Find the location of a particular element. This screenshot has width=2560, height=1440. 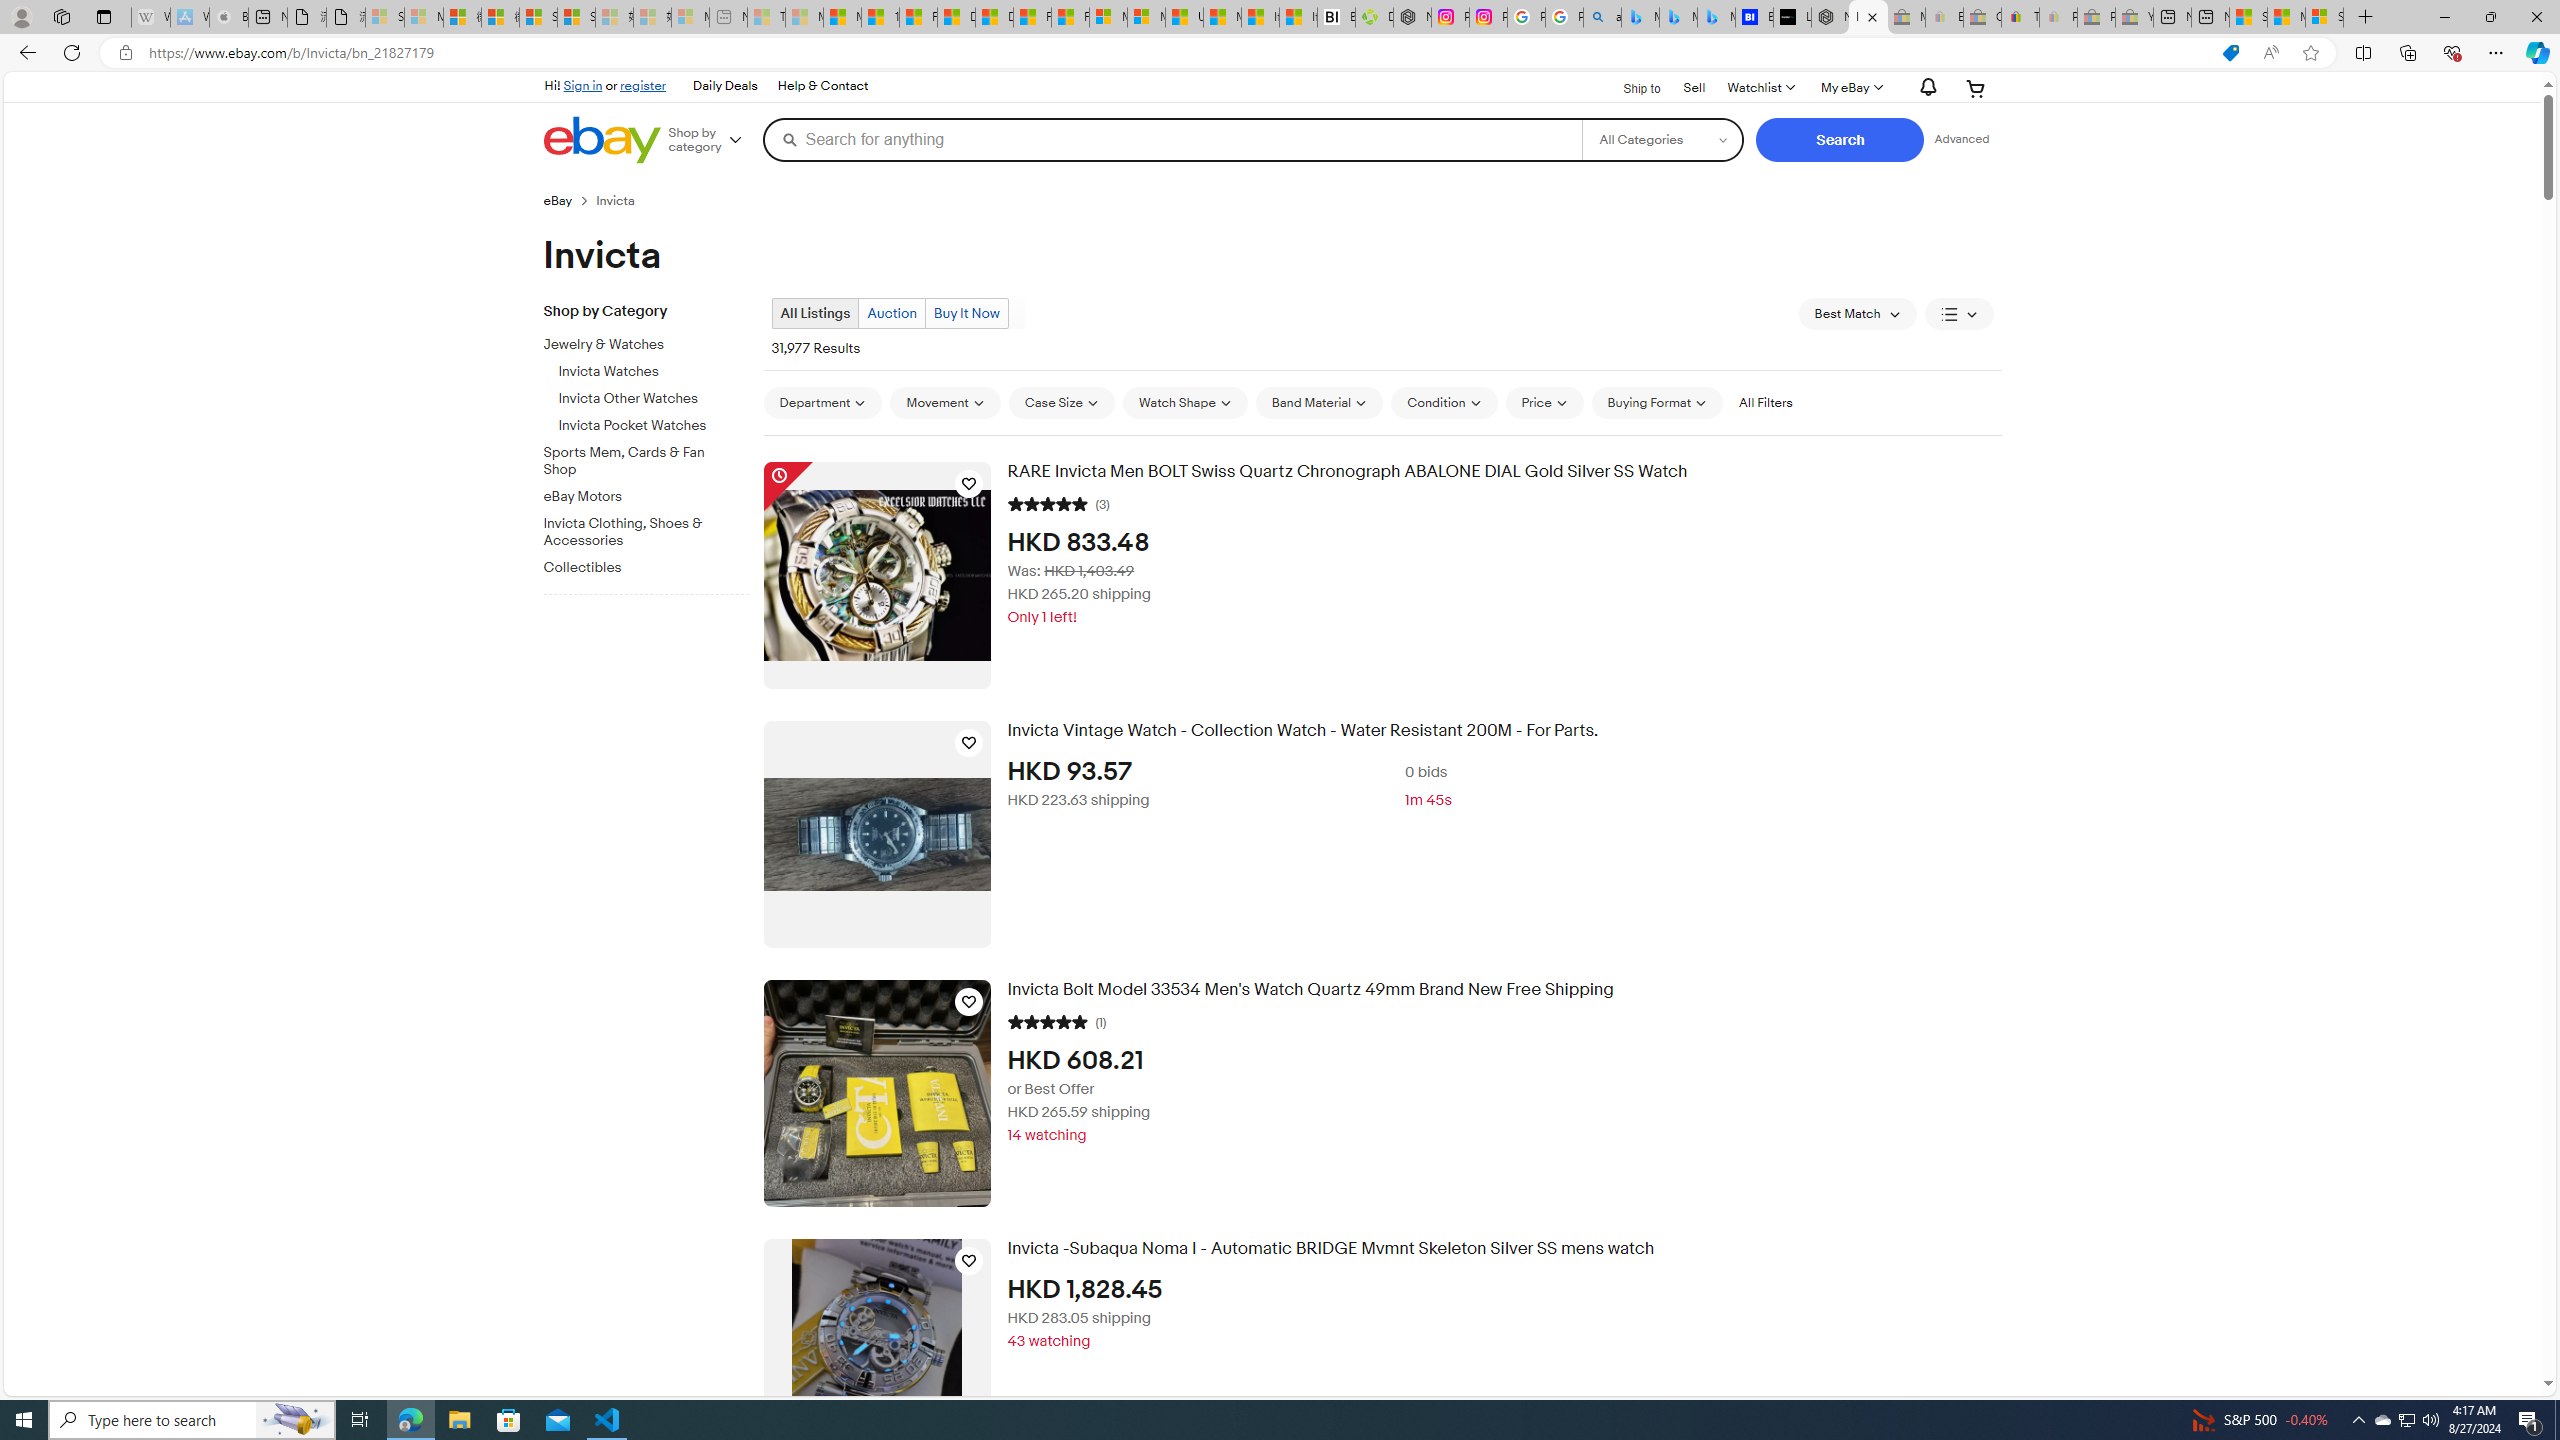

'Daily Deals' is located at coordinates (725, 87).